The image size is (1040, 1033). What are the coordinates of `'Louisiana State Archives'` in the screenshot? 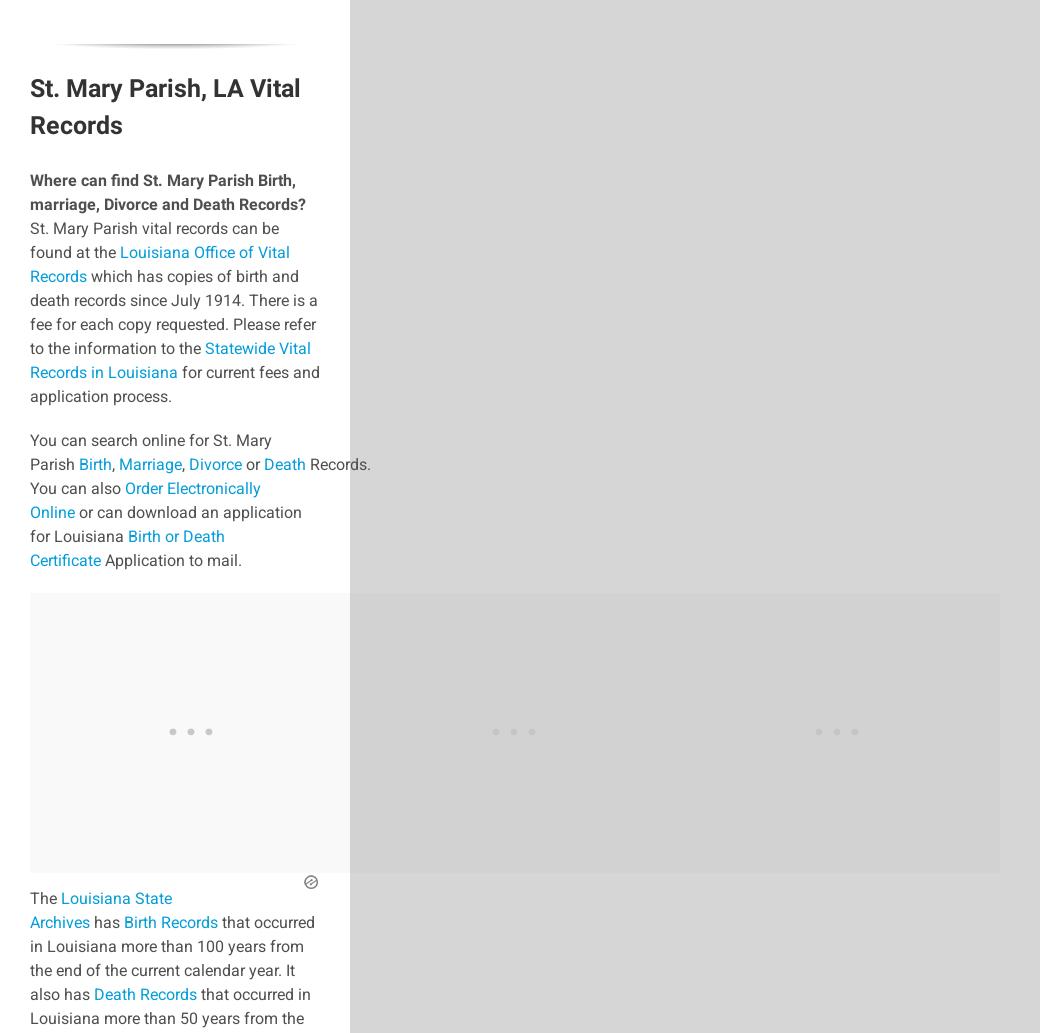 It's located at (99, 909).